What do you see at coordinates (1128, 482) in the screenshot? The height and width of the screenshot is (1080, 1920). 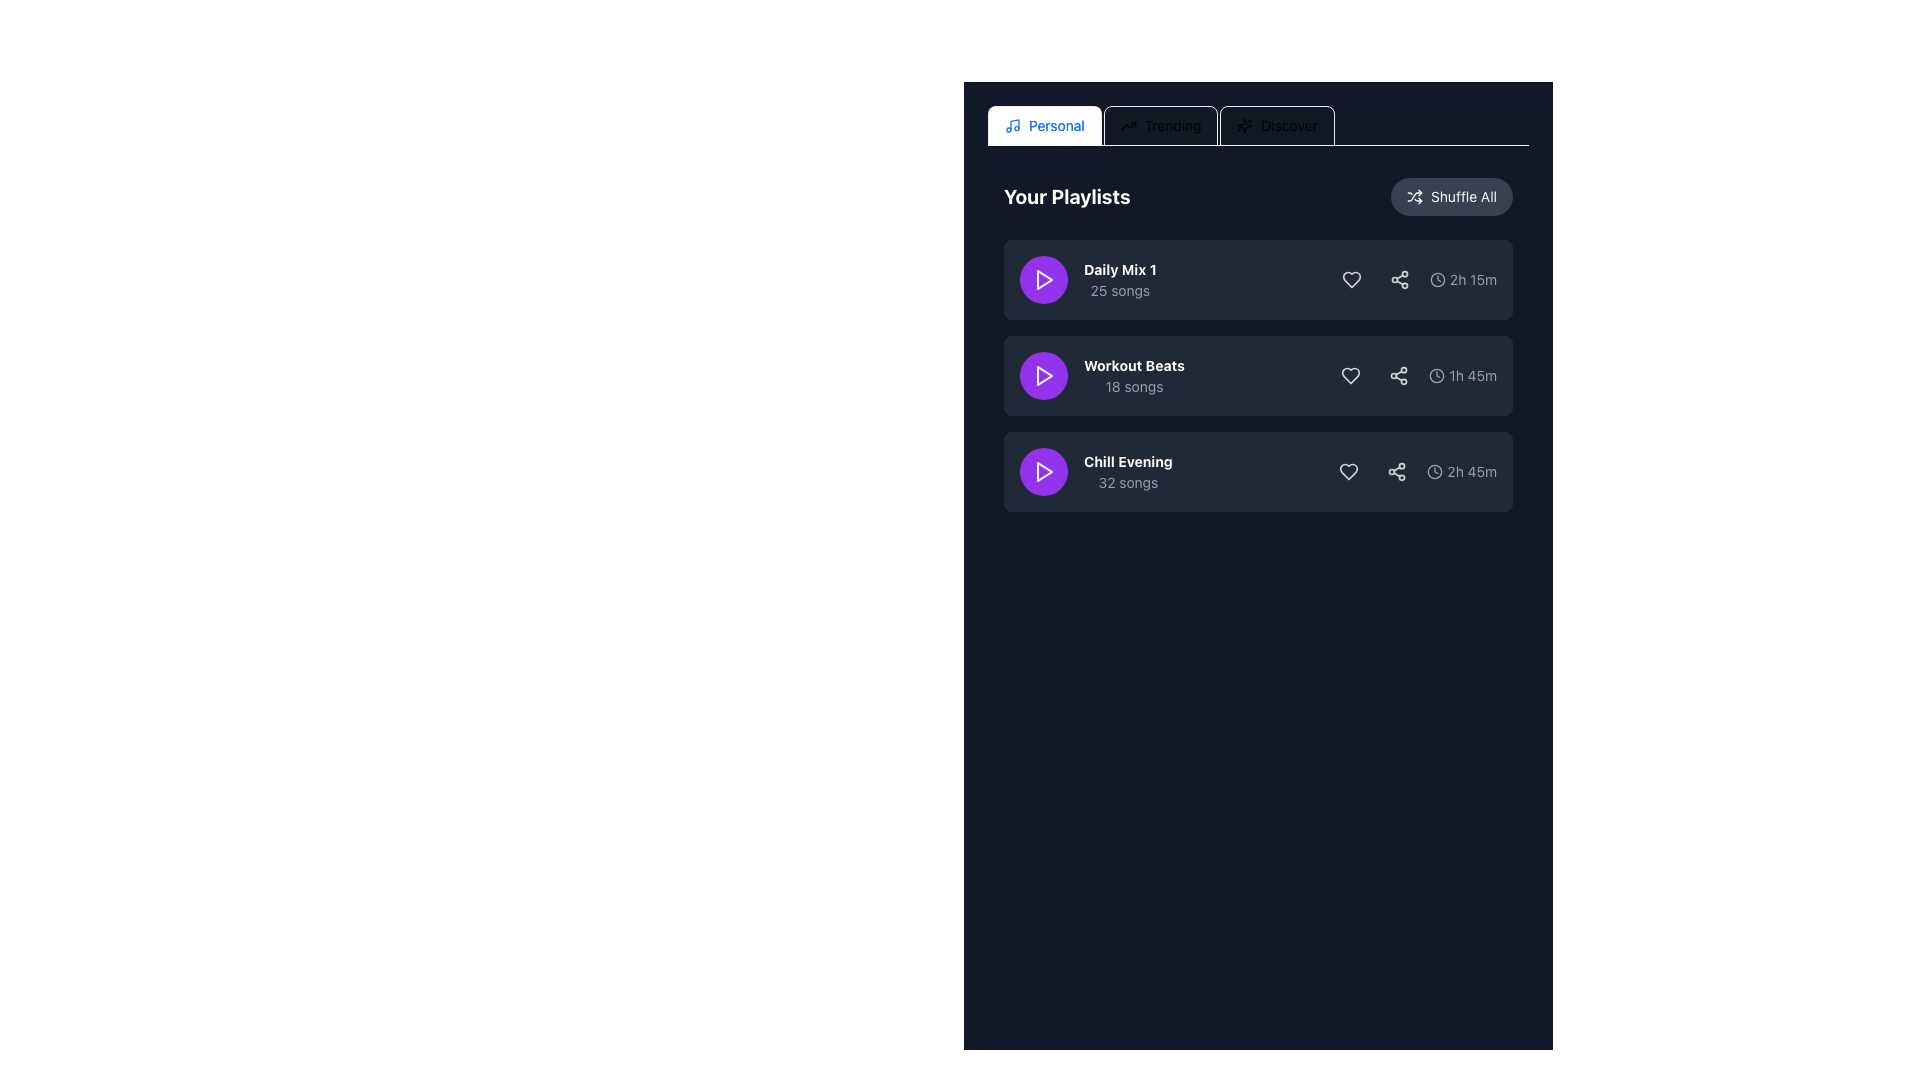 I see `the text label indicating the number of songs in the 'Chill Evening' playlist, located under the 'Chill Evening' text on the third playlist card` at bounding box center [1128, 482].